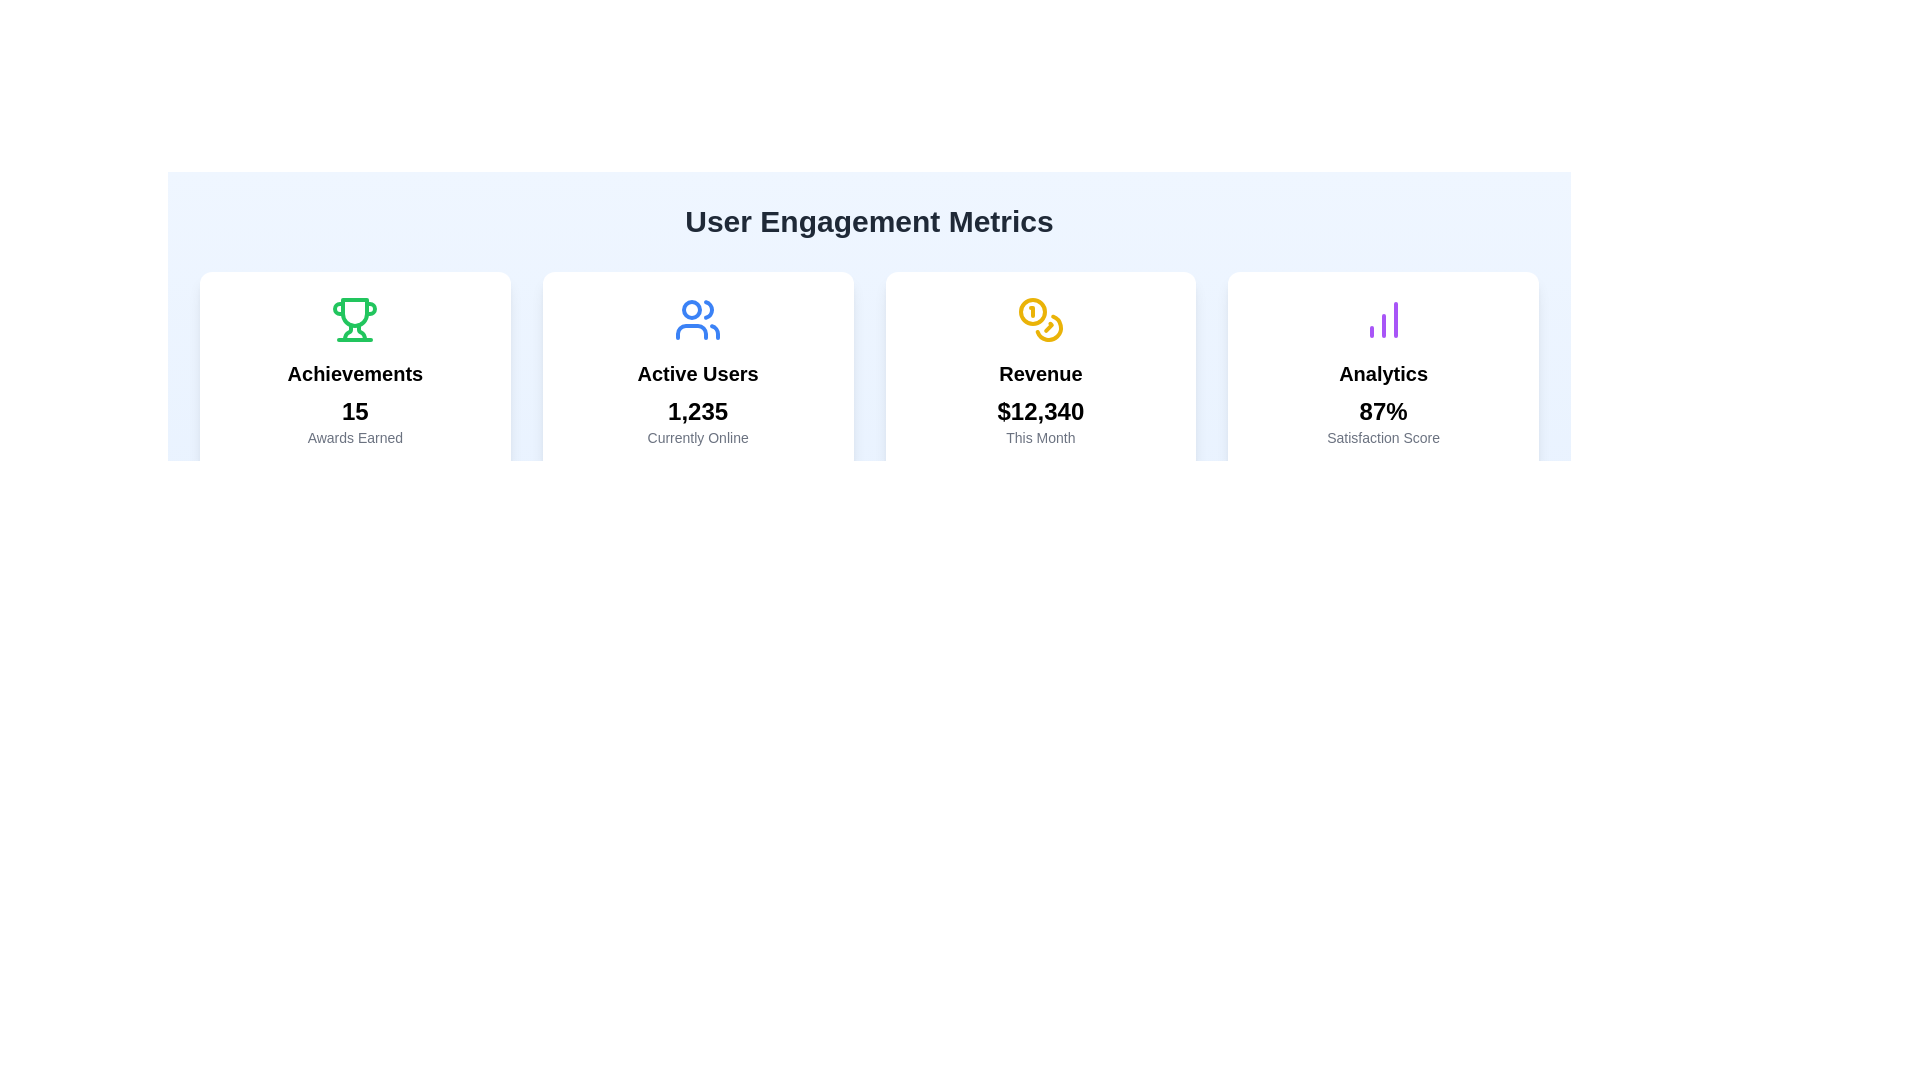 Image resolution: width=1920 pixels, height=1080 pixels. Describe the element at coordinates (355, 312) in the screenshot. I see `the trophy base SVG element located in the first card labeled 'Achievements', which is characterized by its rectangular form with a rounded top` at that location.